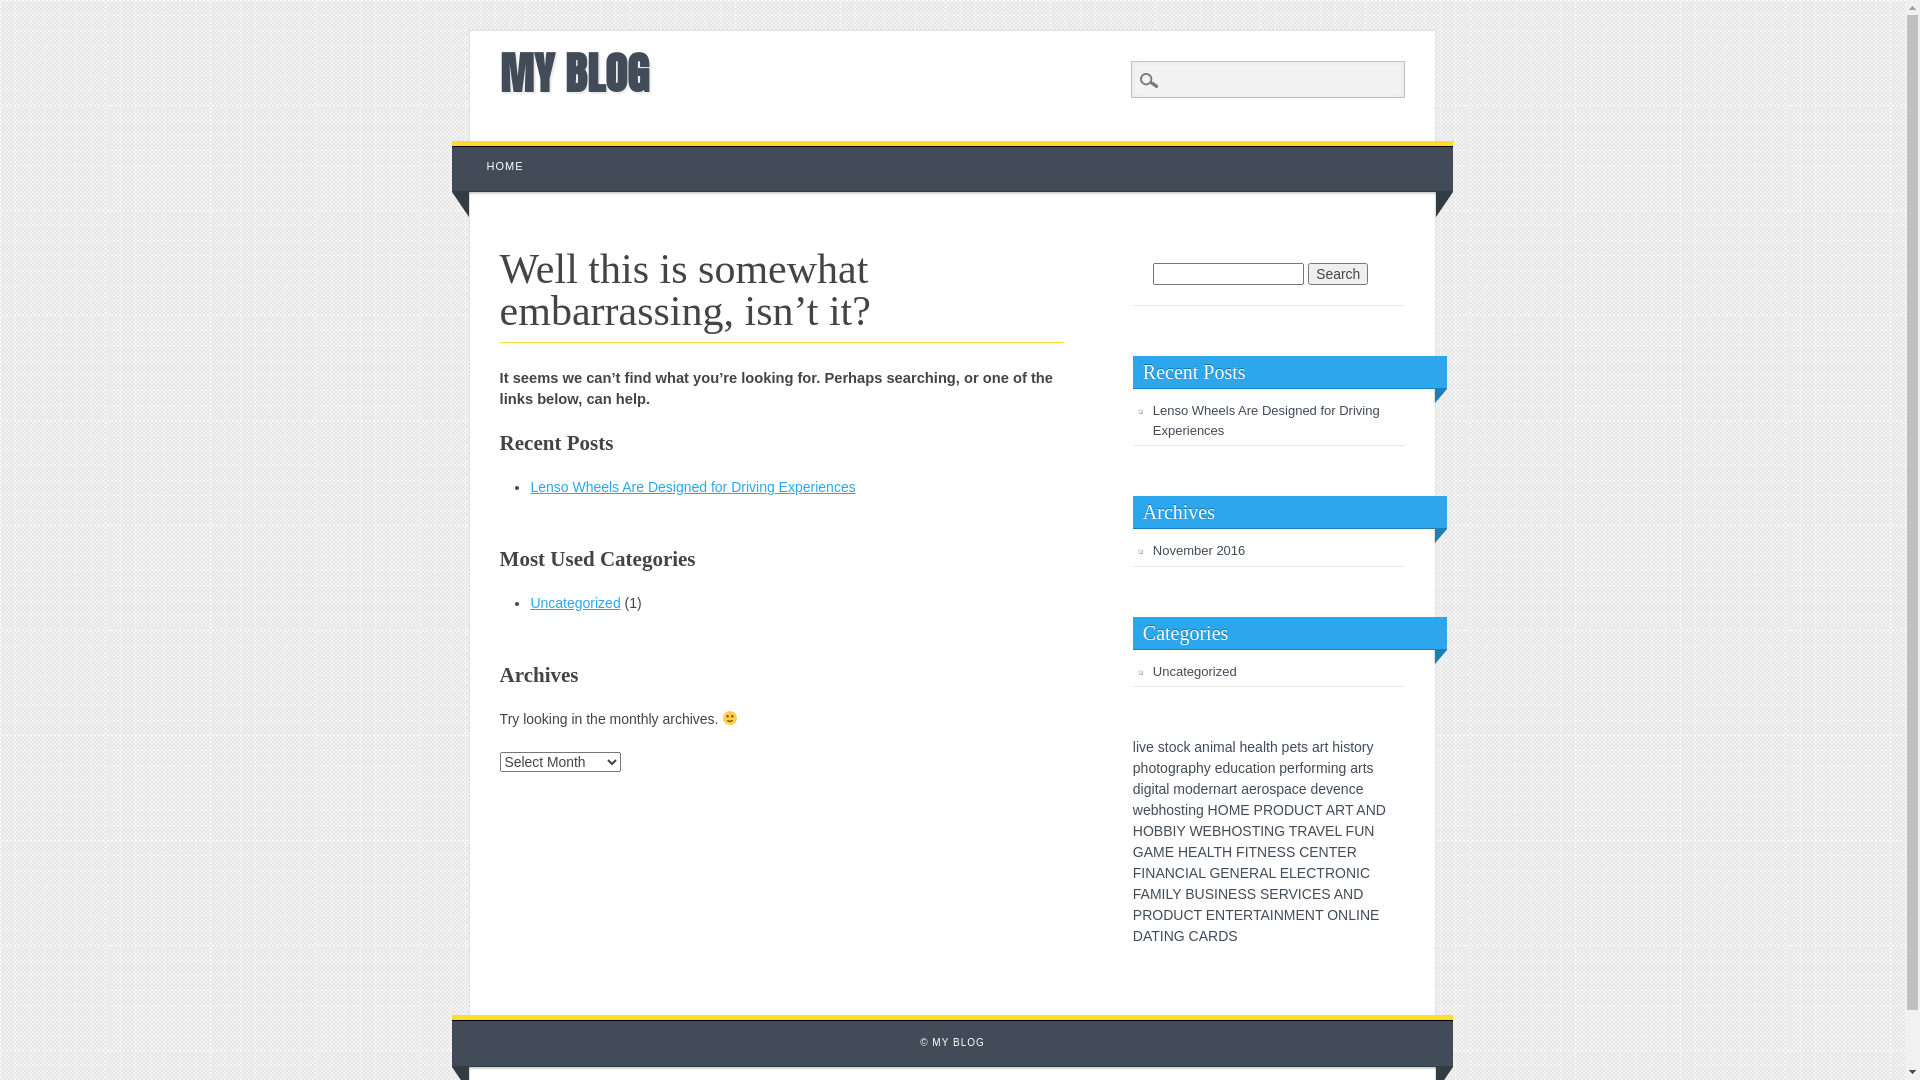 The width and height of the screenshot is (1920, 1080). Describe the element at coordinates (1208, 871) in the screenshot. I see `'G'` at that location.